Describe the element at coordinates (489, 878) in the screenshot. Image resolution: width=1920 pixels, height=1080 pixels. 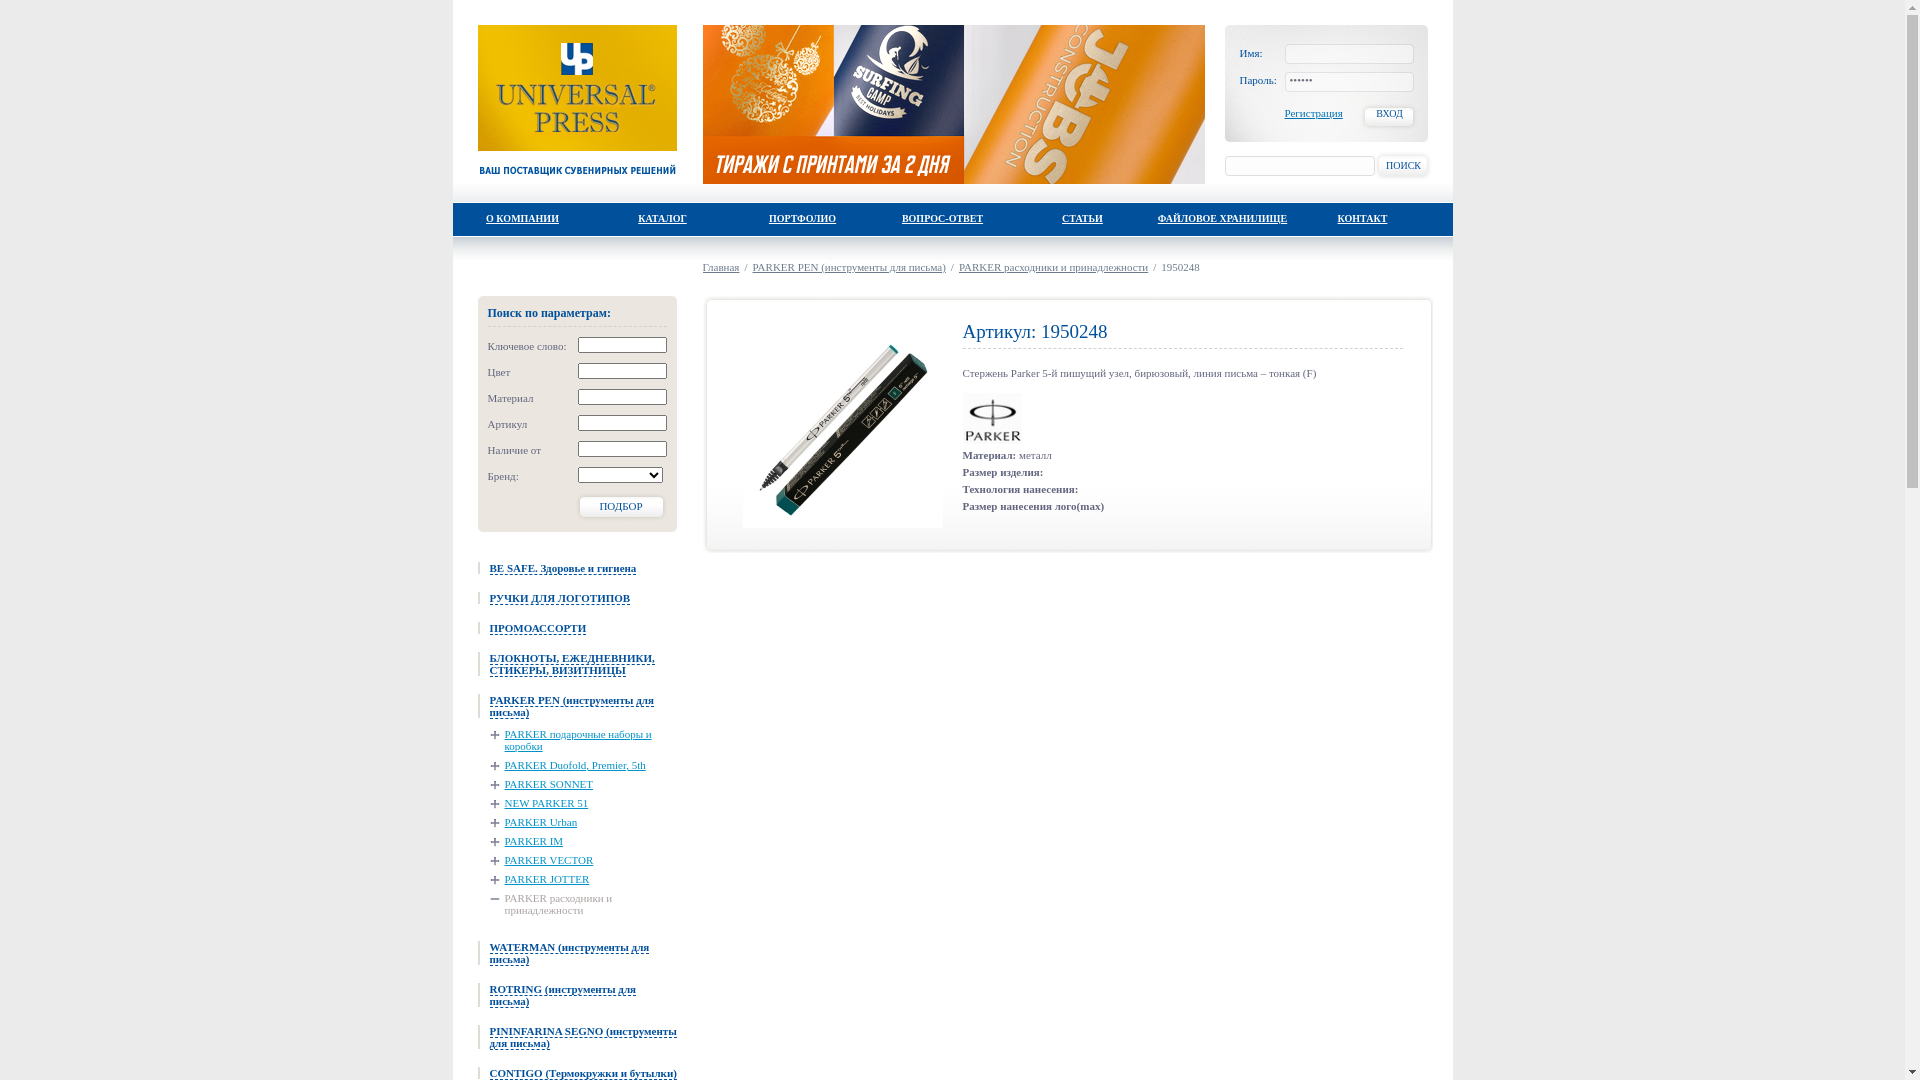
I see `'PARKER JOTTER'` at that location.